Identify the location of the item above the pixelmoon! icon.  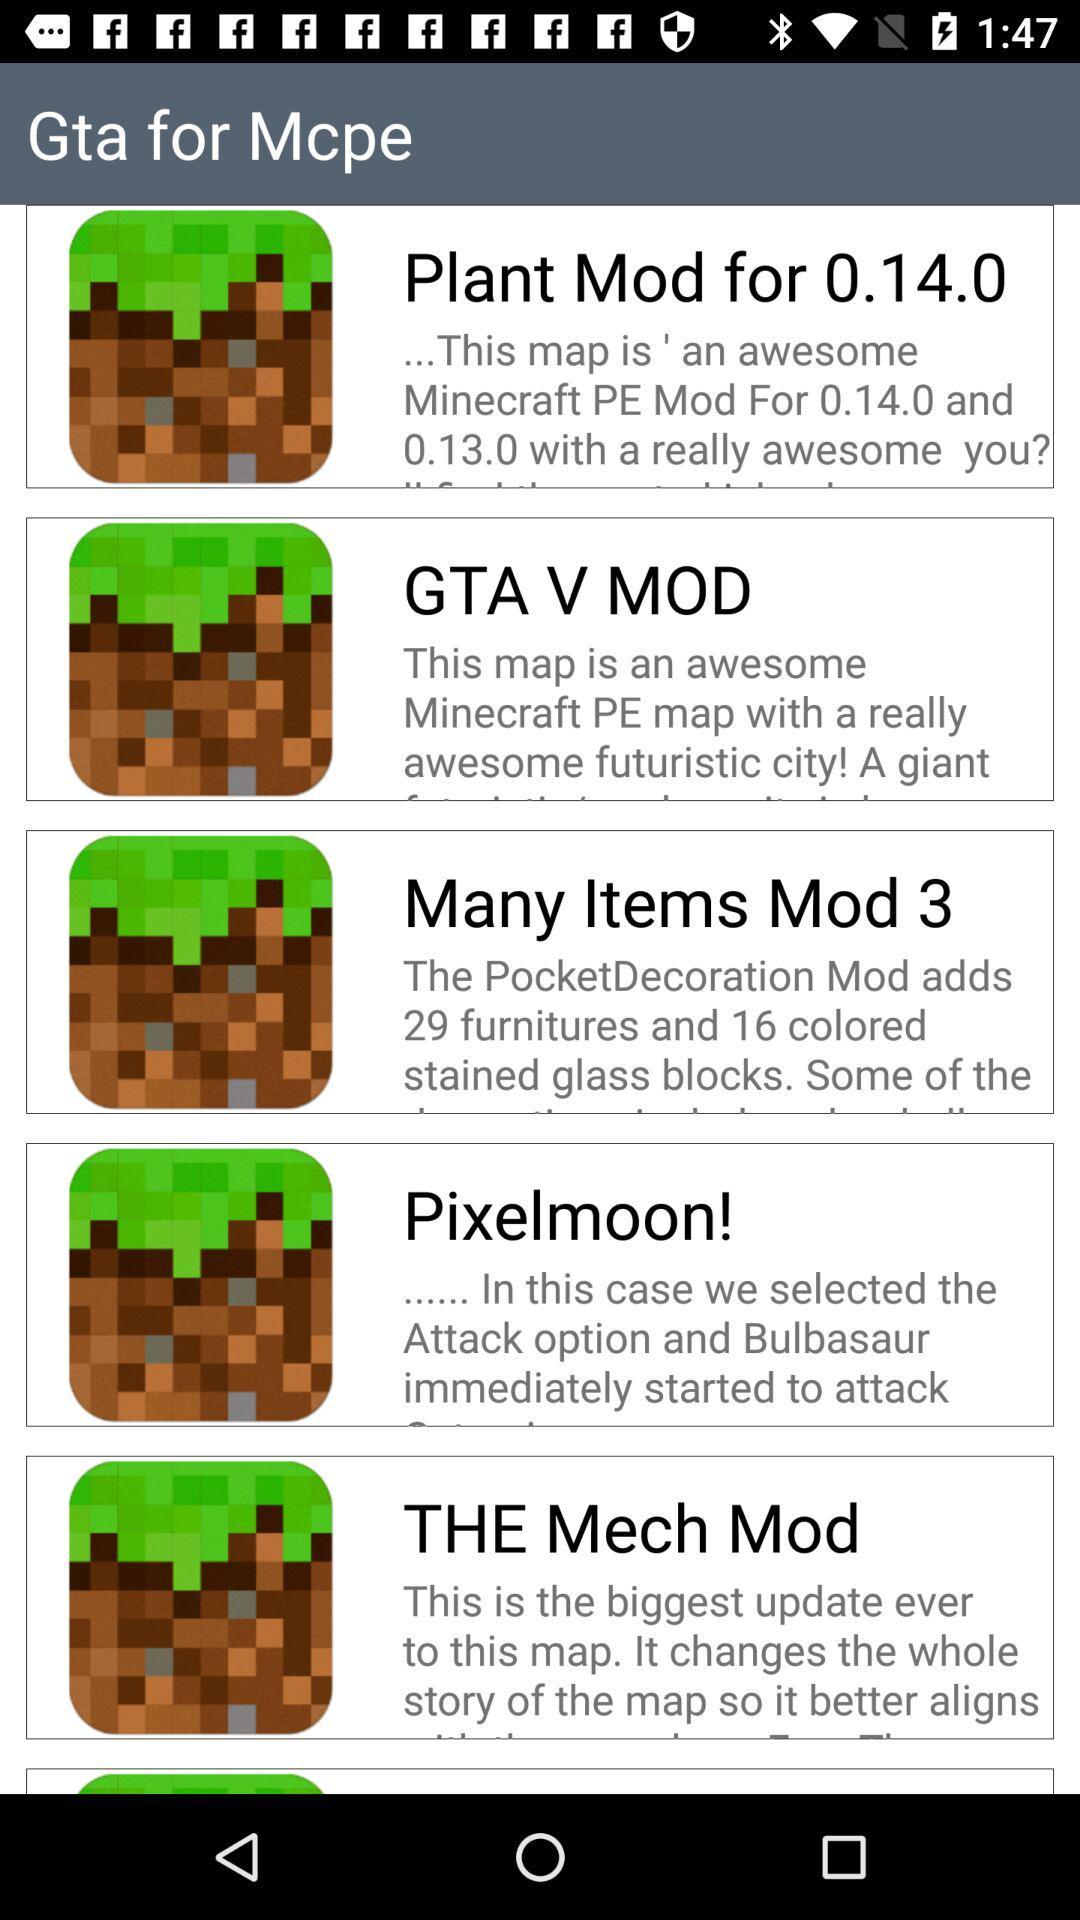
(728, 1029).